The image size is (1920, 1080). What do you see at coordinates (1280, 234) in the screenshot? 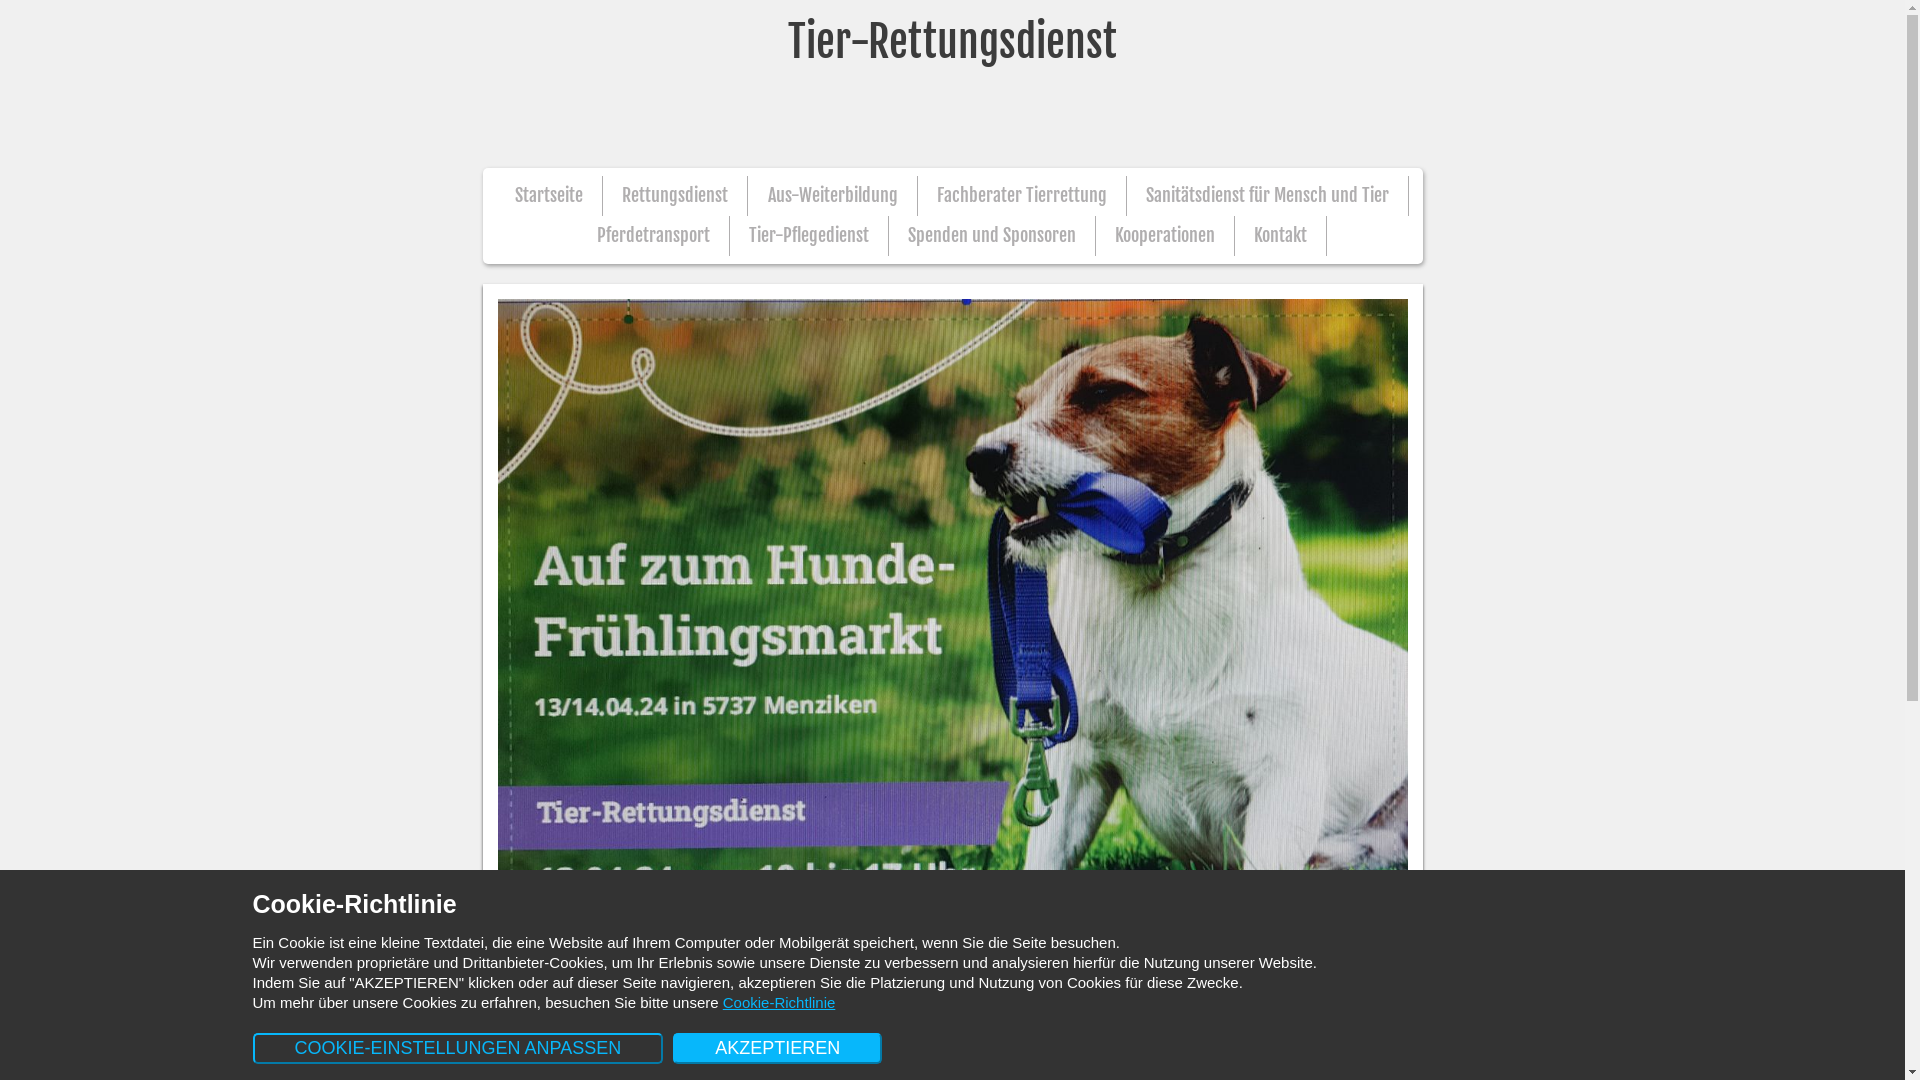
I see `'Kontakt'` at bounding box center [1280, 234].